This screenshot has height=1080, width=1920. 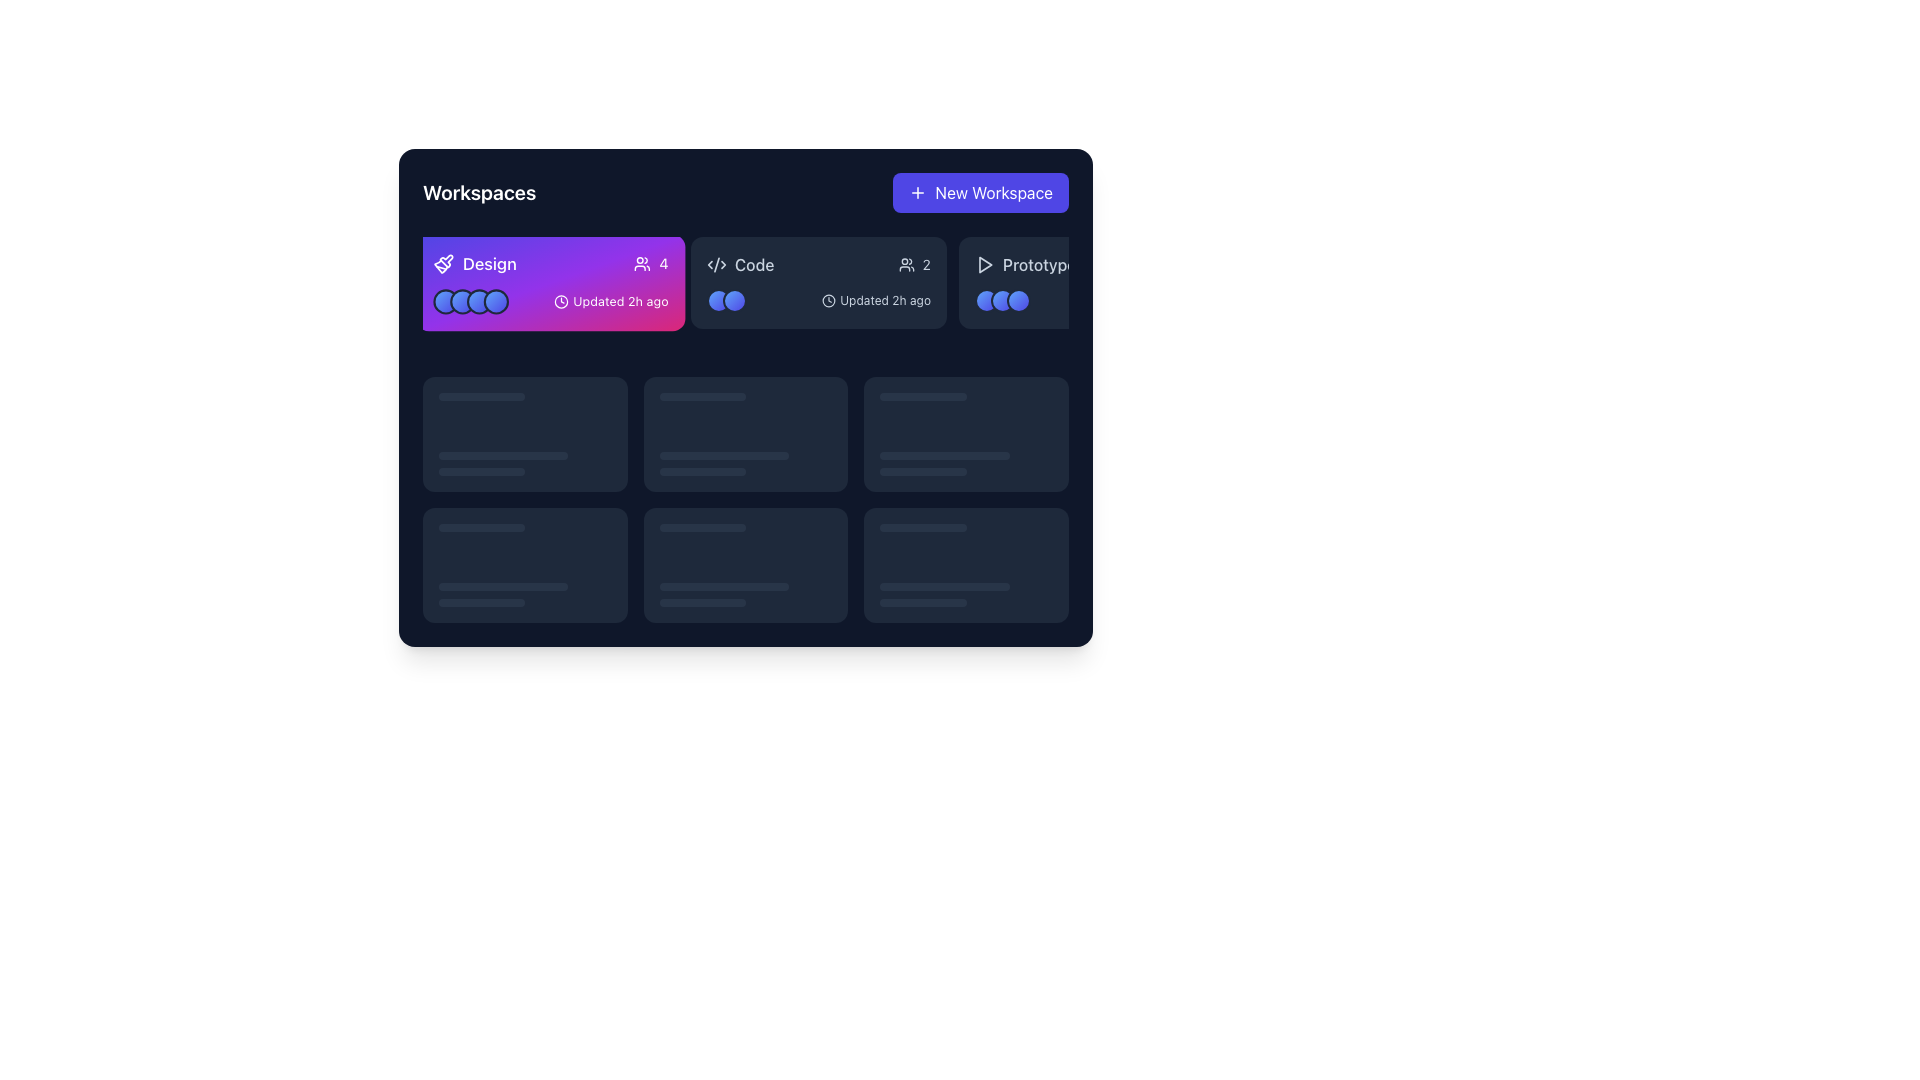 What do you see at coordinates (1085, 282) in the screenshot?
I see `the 'Prototype3' interactive panel item` at bounding box center [1085, 282].